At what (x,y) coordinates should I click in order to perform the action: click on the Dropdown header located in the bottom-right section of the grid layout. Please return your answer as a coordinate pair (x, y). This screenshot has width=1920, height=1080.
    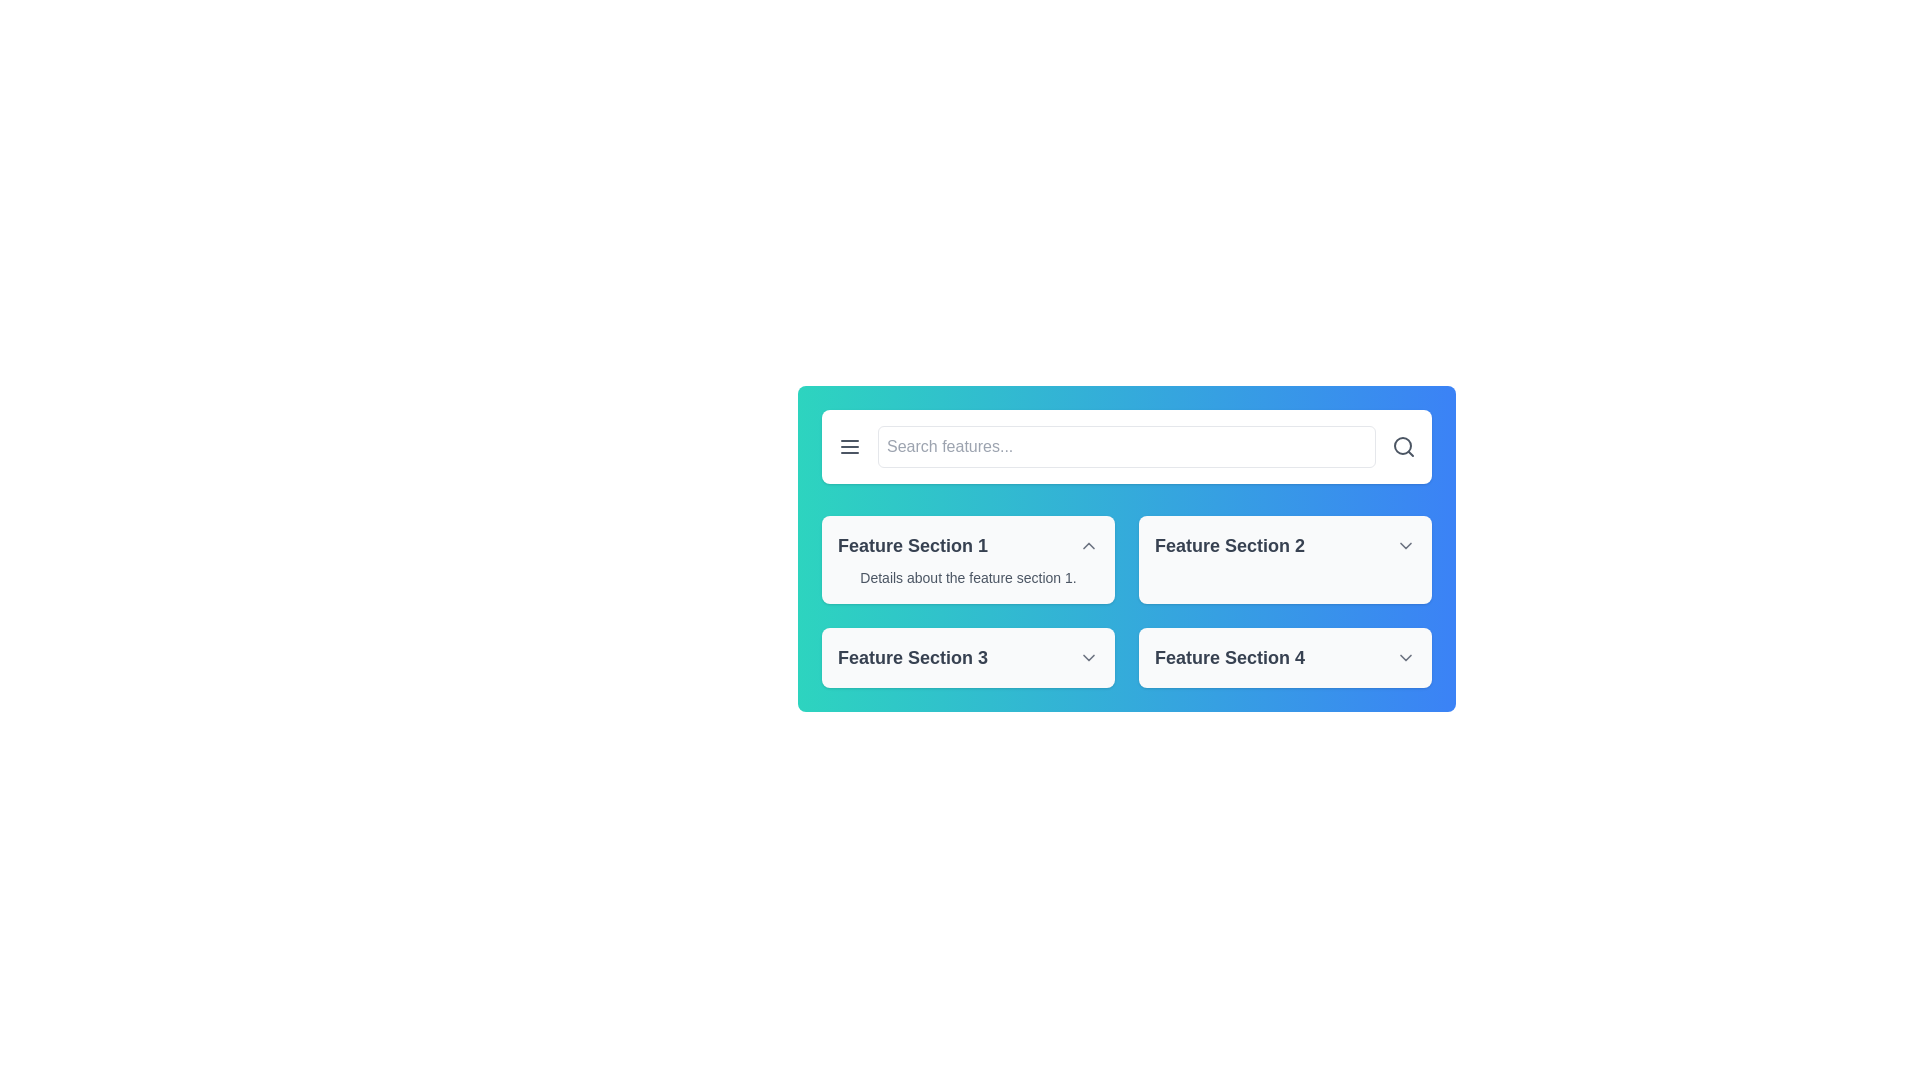
    Looking at the image, I should click on (1285, 658).